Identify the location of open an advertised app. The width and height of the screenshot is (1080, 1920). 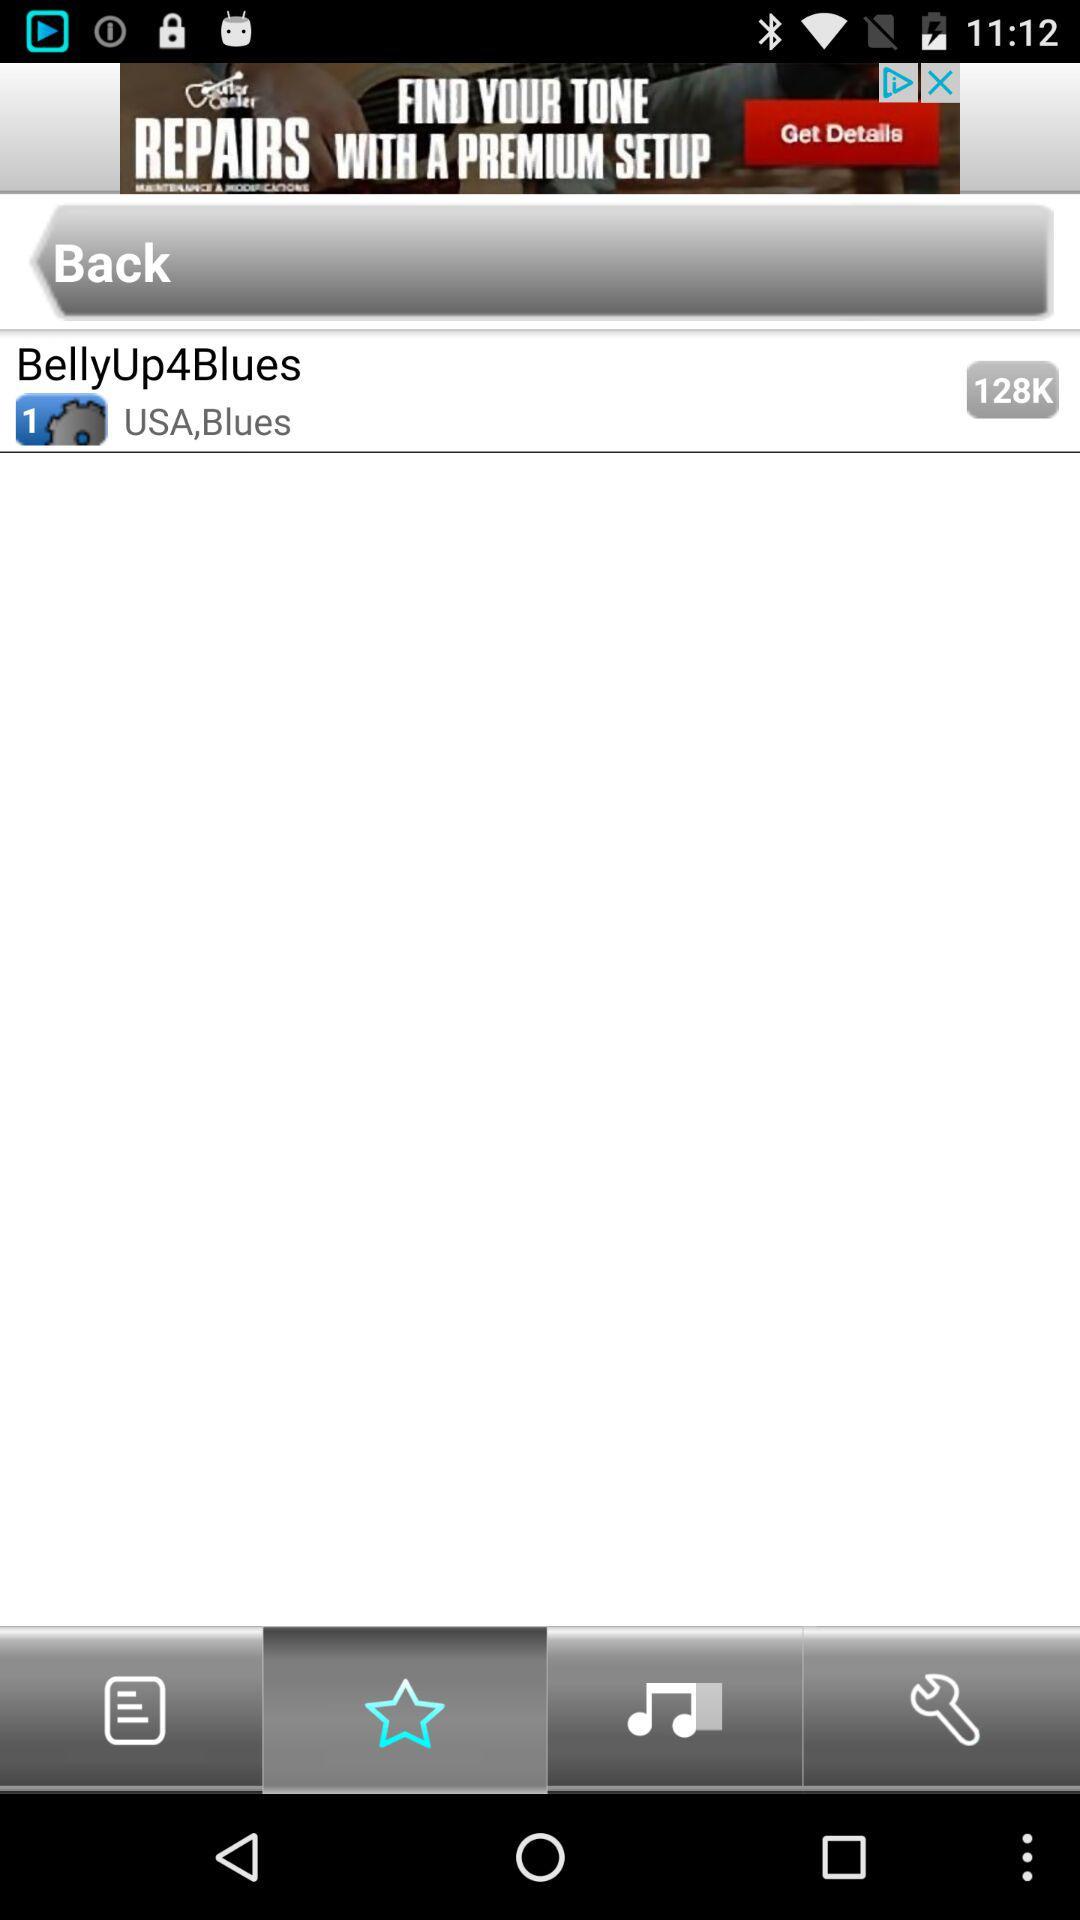
(540, 127).